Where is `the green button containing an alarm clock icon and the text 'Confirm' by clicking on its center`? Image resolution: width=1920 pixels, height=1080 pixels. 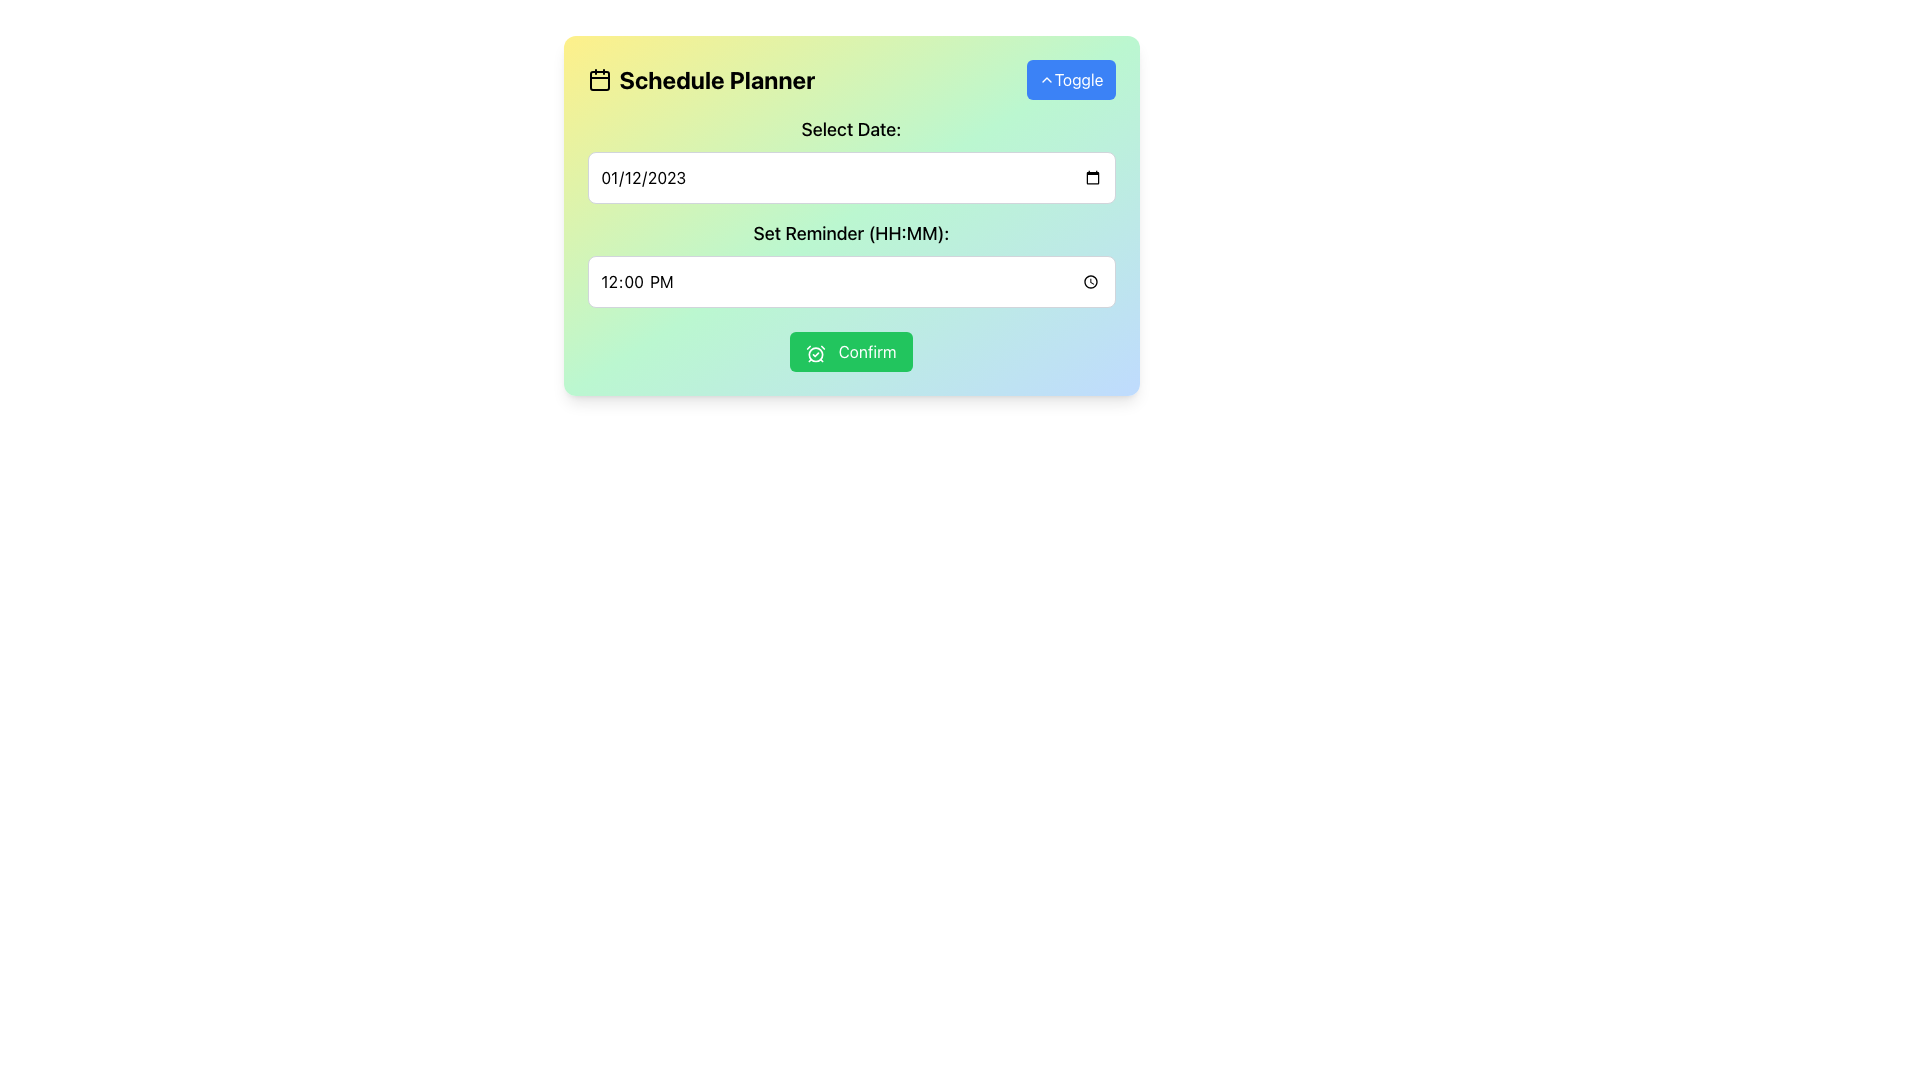 the green button containing an alarm clock icon and the text 'Confirm' by clicking on its center is located at coordinates (816, 352).